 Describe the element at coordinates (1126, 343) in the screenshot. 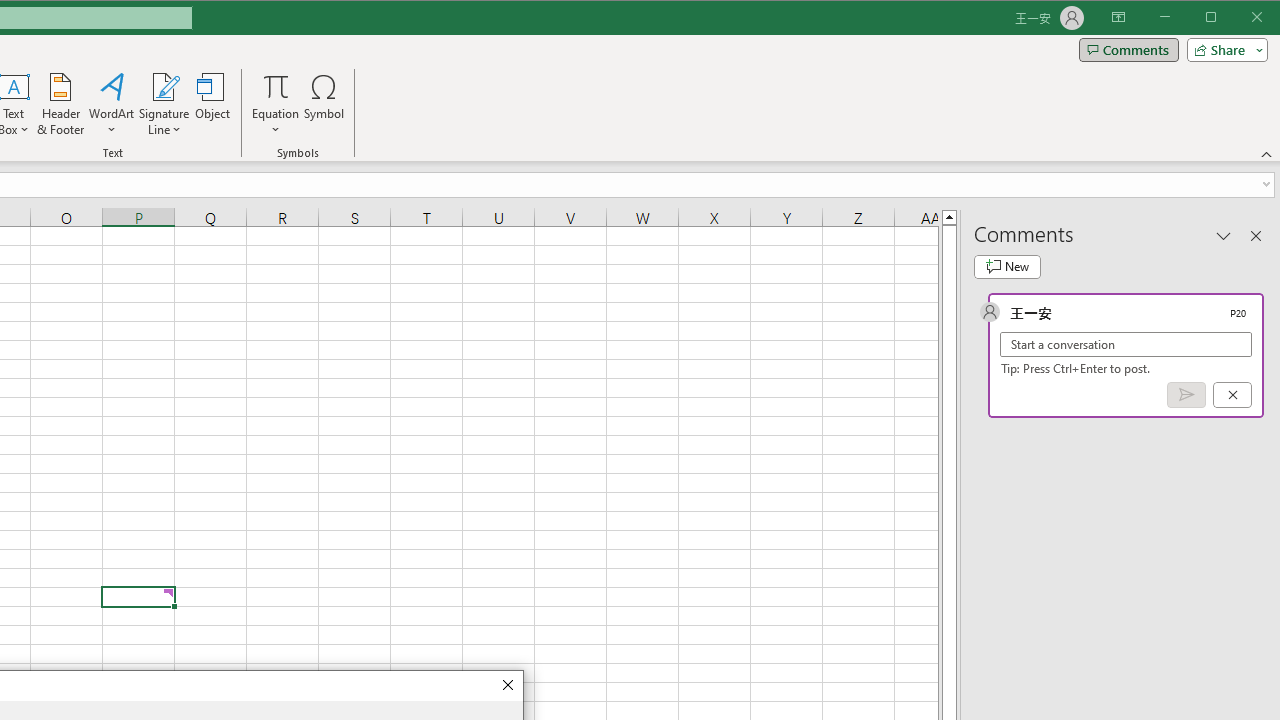

I see `'Start a conversation'` at that location.